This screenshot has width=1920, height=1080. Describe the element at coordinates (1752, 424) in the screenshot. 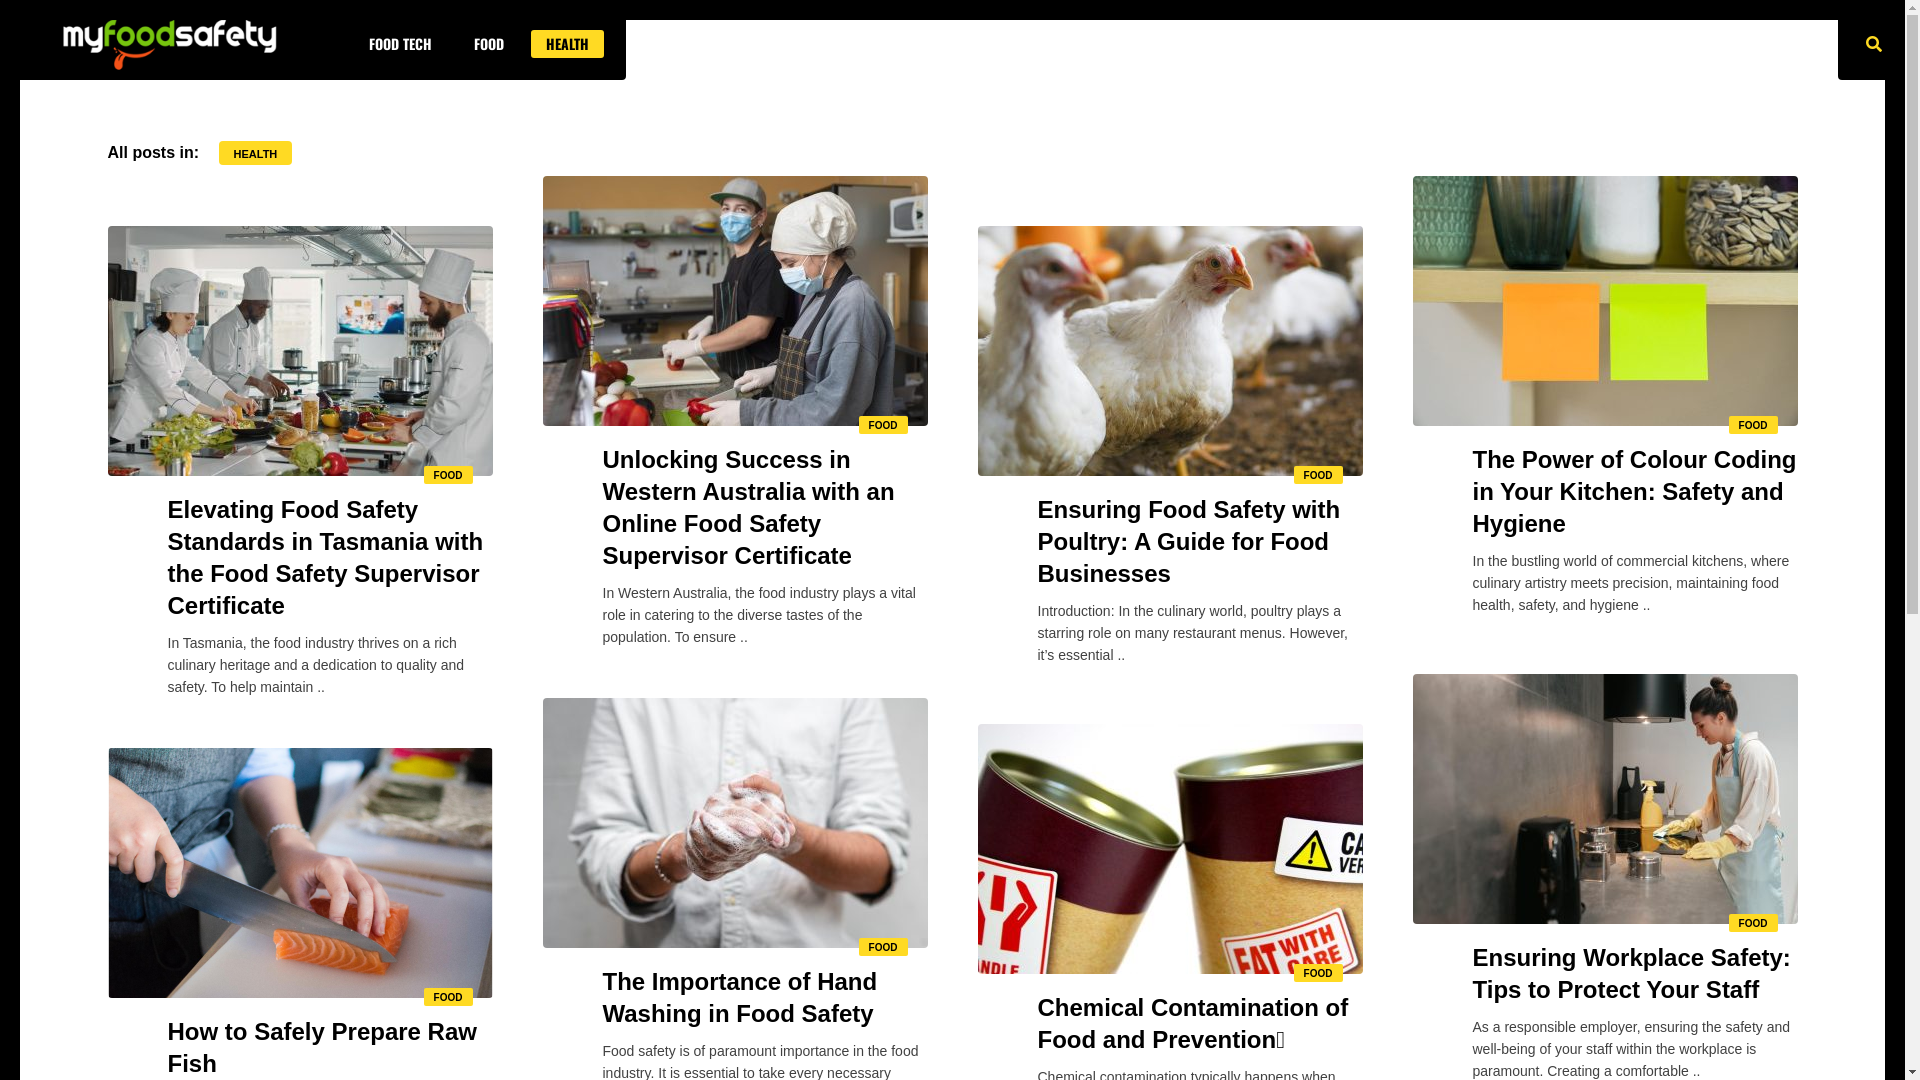

I see `'FOOD'` at that location.